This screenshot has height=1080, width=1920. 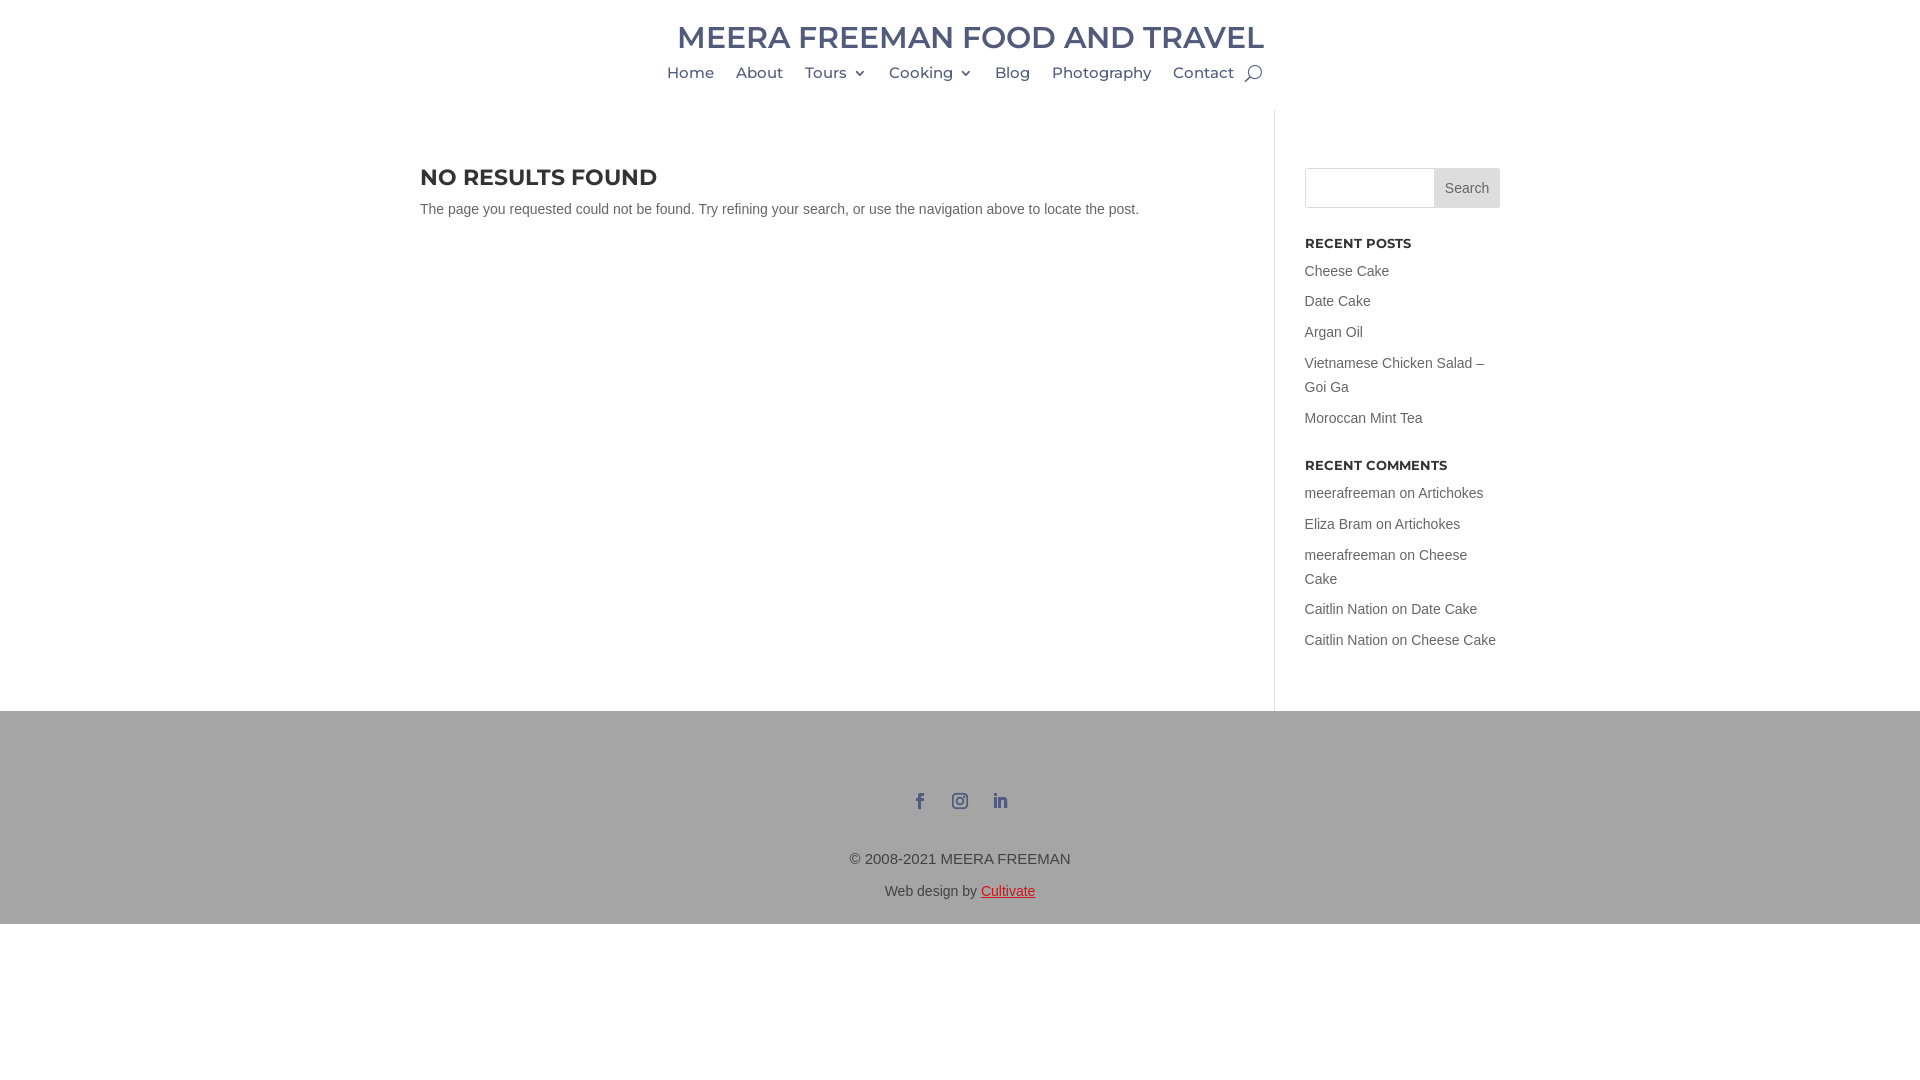 What do you see at coordinates (1008, 890) in the screenshot?
I see `'Cultivate'` at bounding box center [1008, 890].